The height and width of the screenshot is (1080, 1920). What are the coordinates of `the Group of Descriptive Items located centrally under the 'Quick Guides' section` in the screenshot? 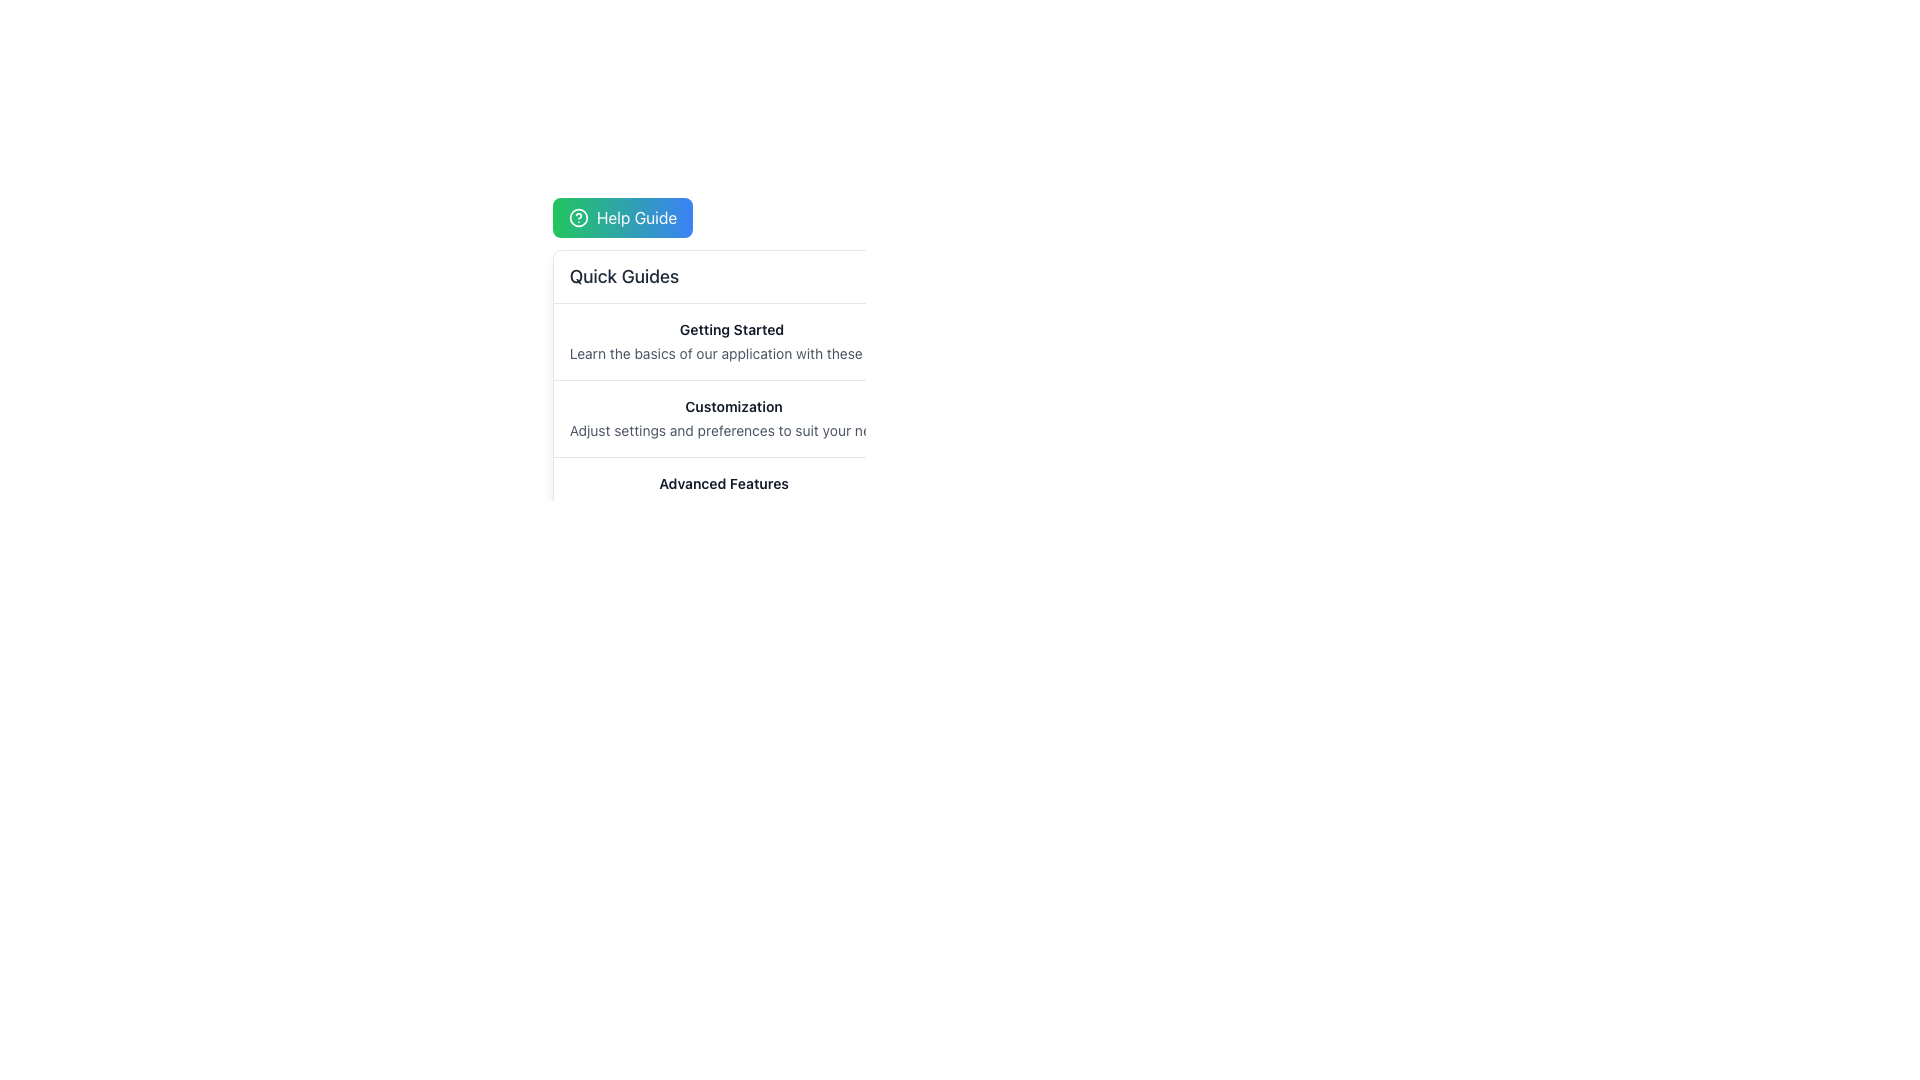 It's located at (743, 418).